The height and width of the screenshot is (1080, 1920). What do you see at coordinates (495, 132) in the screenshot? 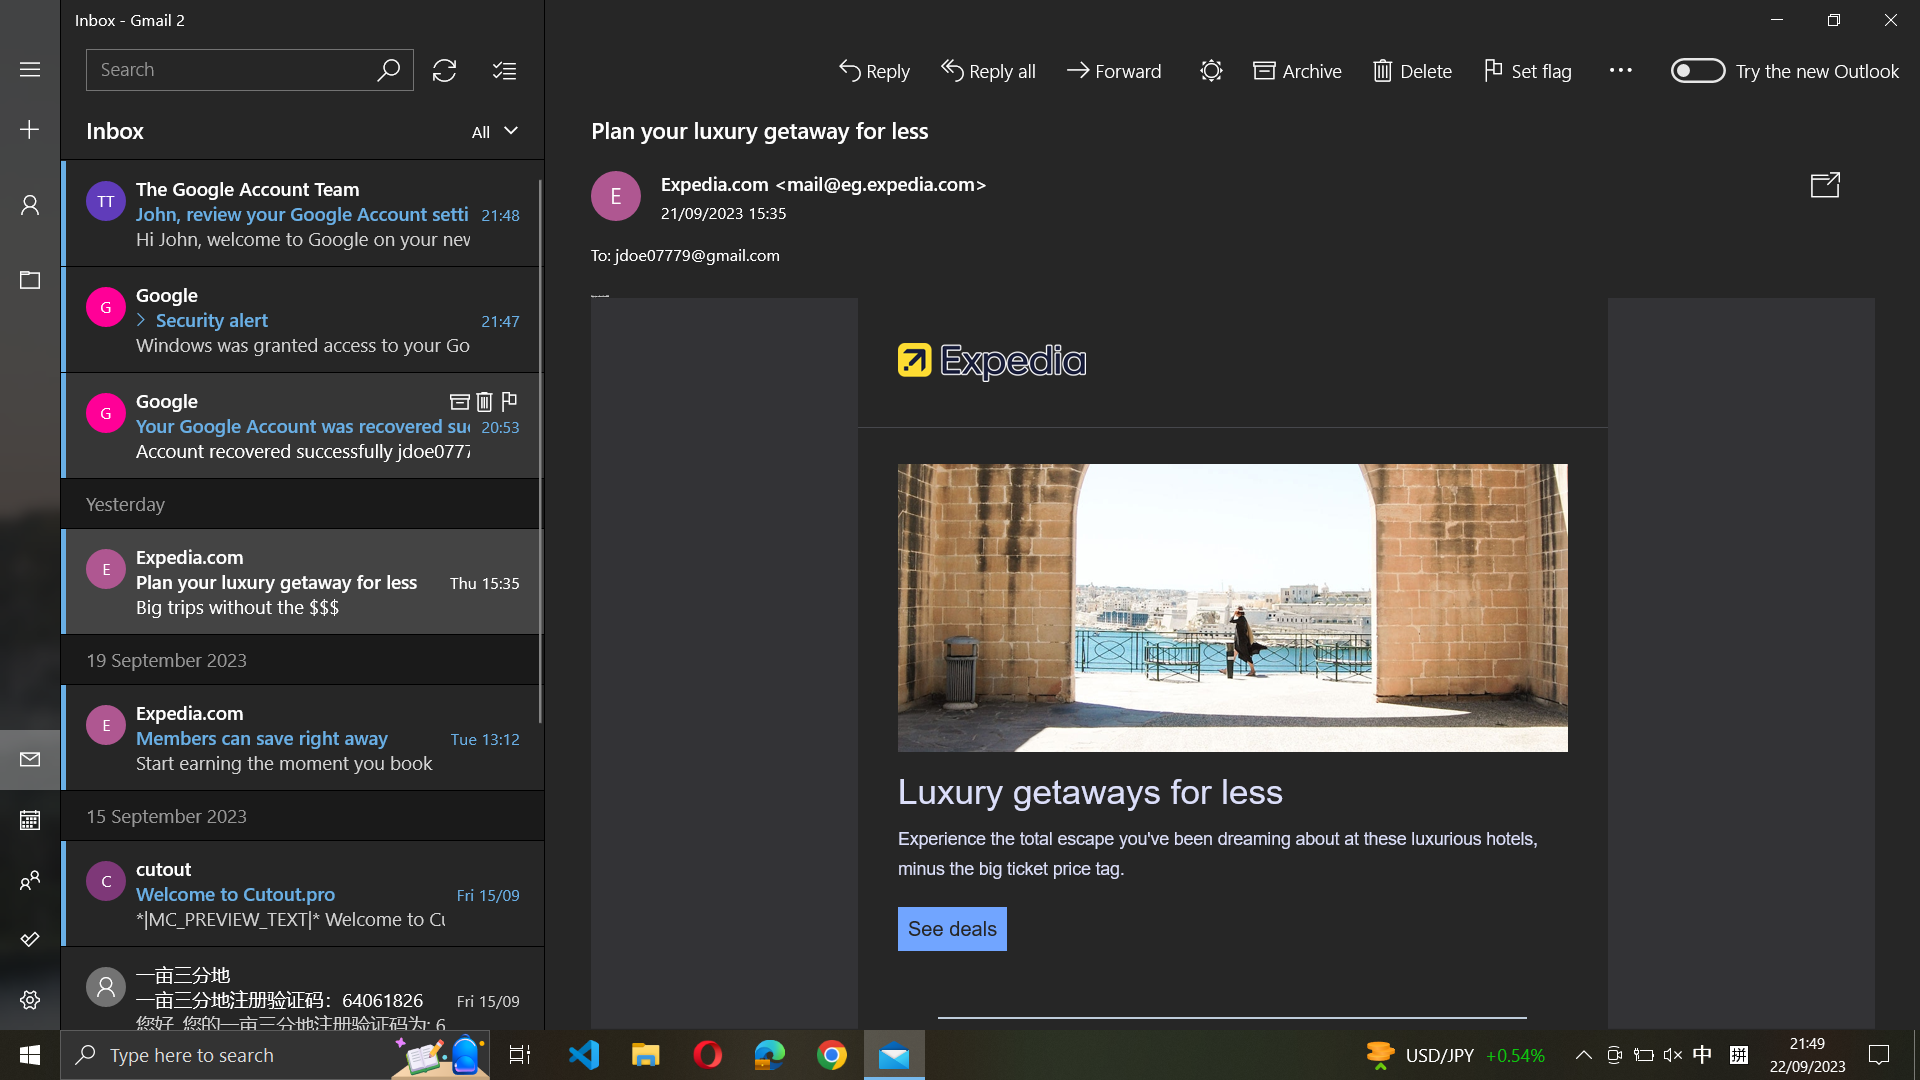
I see `all emails` at bounding box center [495, 132].